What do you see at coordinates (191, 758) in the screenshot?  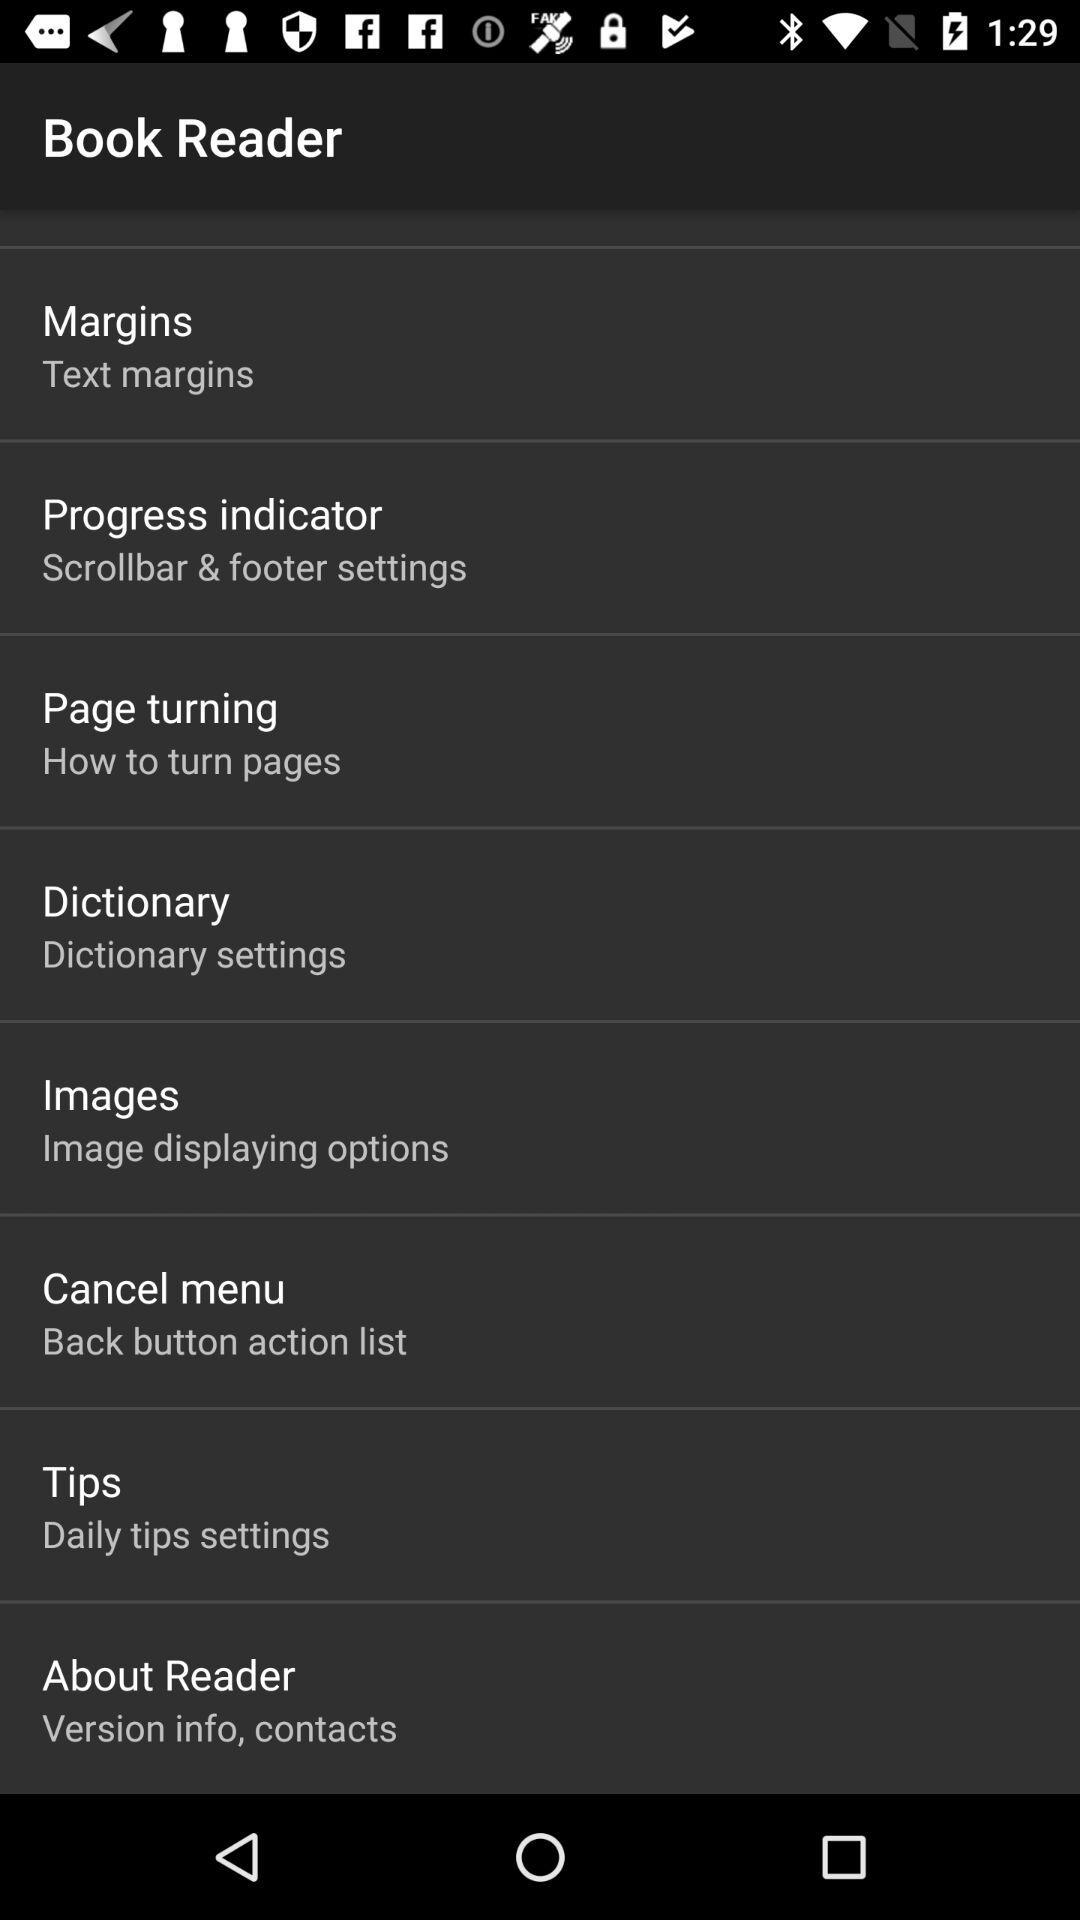 I see `the how to turn icon` at bounding box center [191, 758].